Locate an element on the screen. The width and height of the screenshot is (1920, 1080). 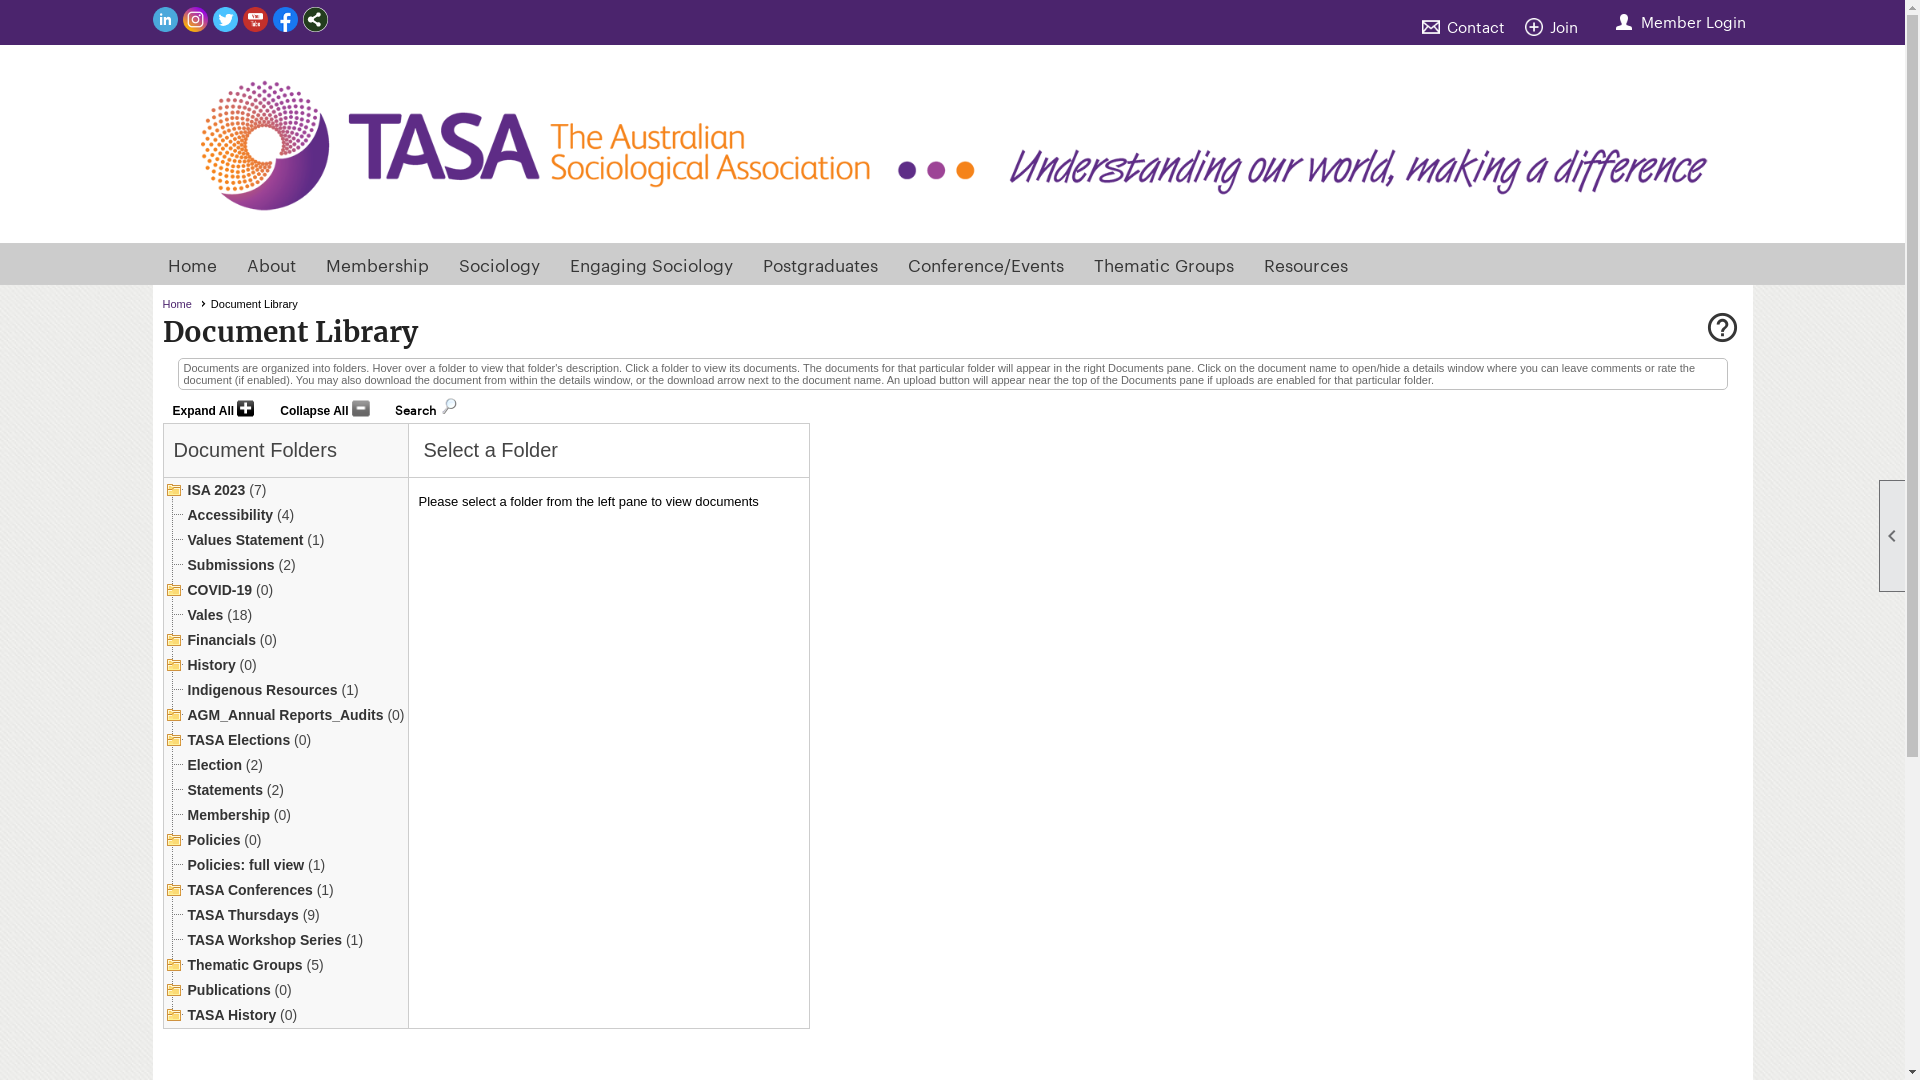
'Visit us on YouTube' is located at coordinates (253, 20).